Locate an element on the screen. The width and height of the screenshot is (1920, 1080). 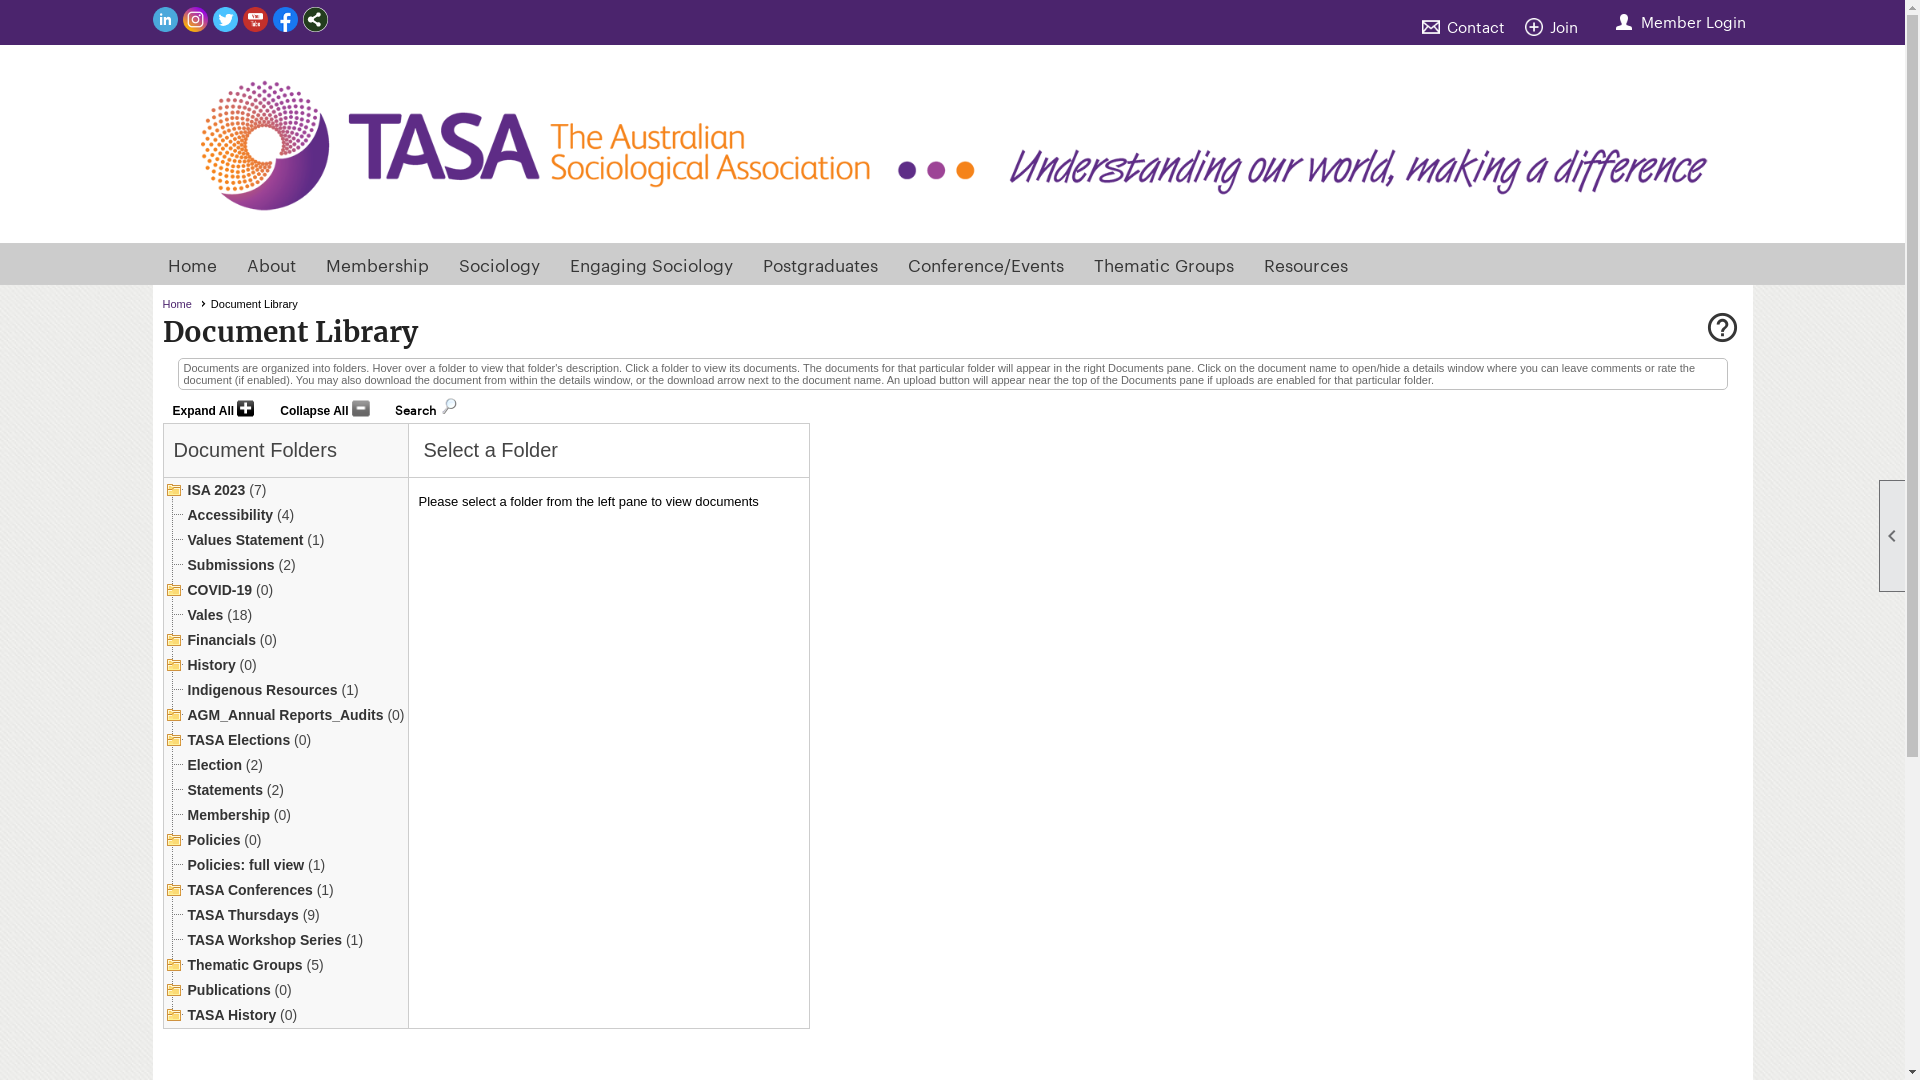
'Visit us on YouTube' is located at coordinates (253, 20).